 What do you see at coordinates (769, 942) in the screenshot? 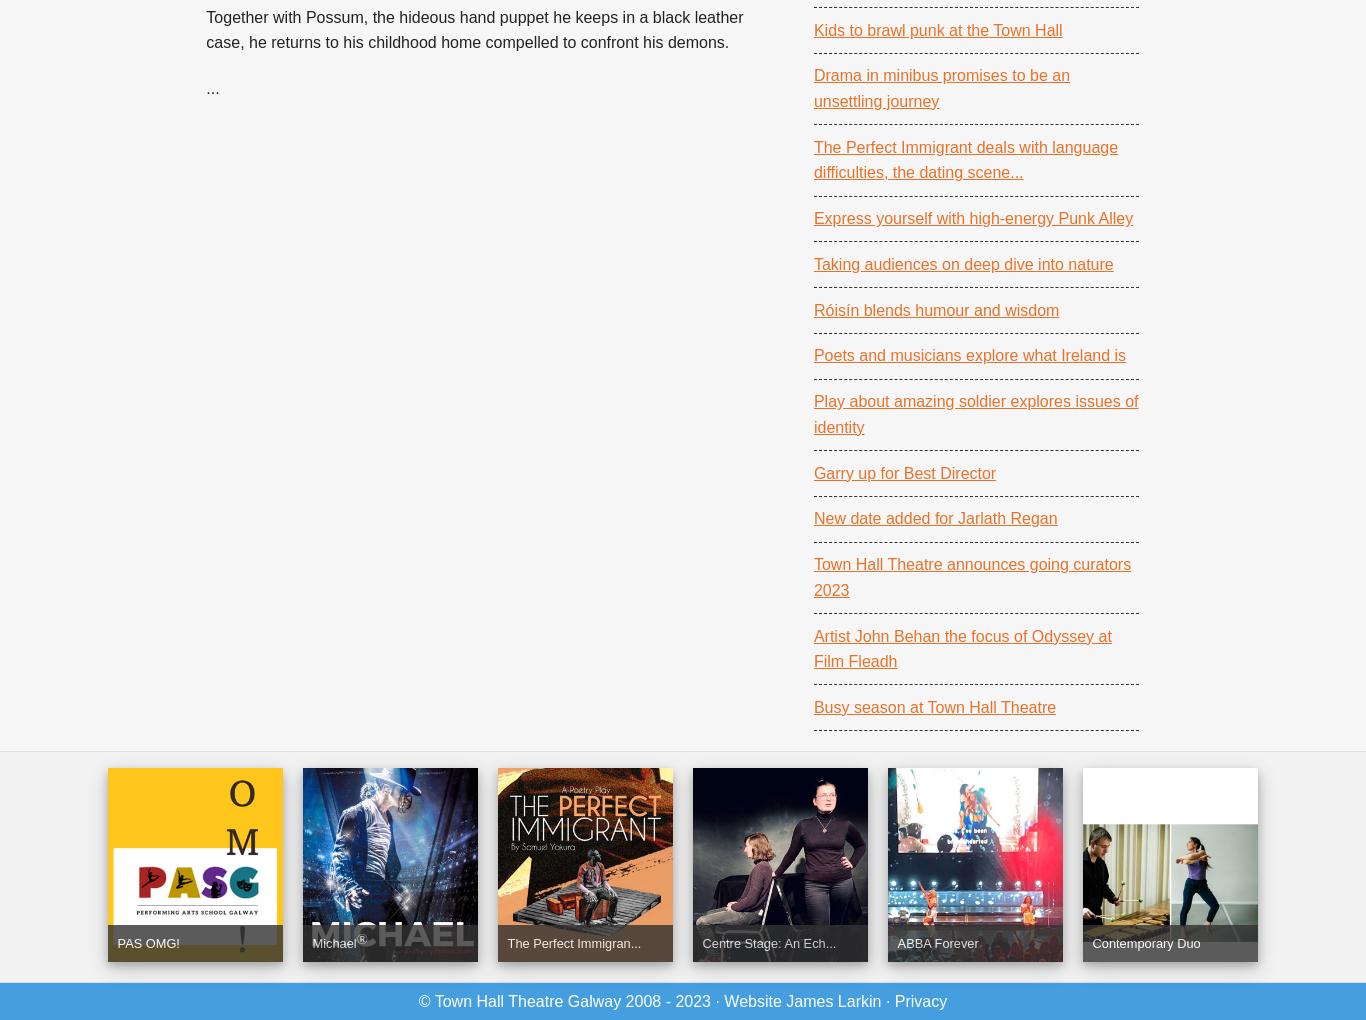
I see `'Centre Stage: An Ech...'` at bounding box center [769, 942].